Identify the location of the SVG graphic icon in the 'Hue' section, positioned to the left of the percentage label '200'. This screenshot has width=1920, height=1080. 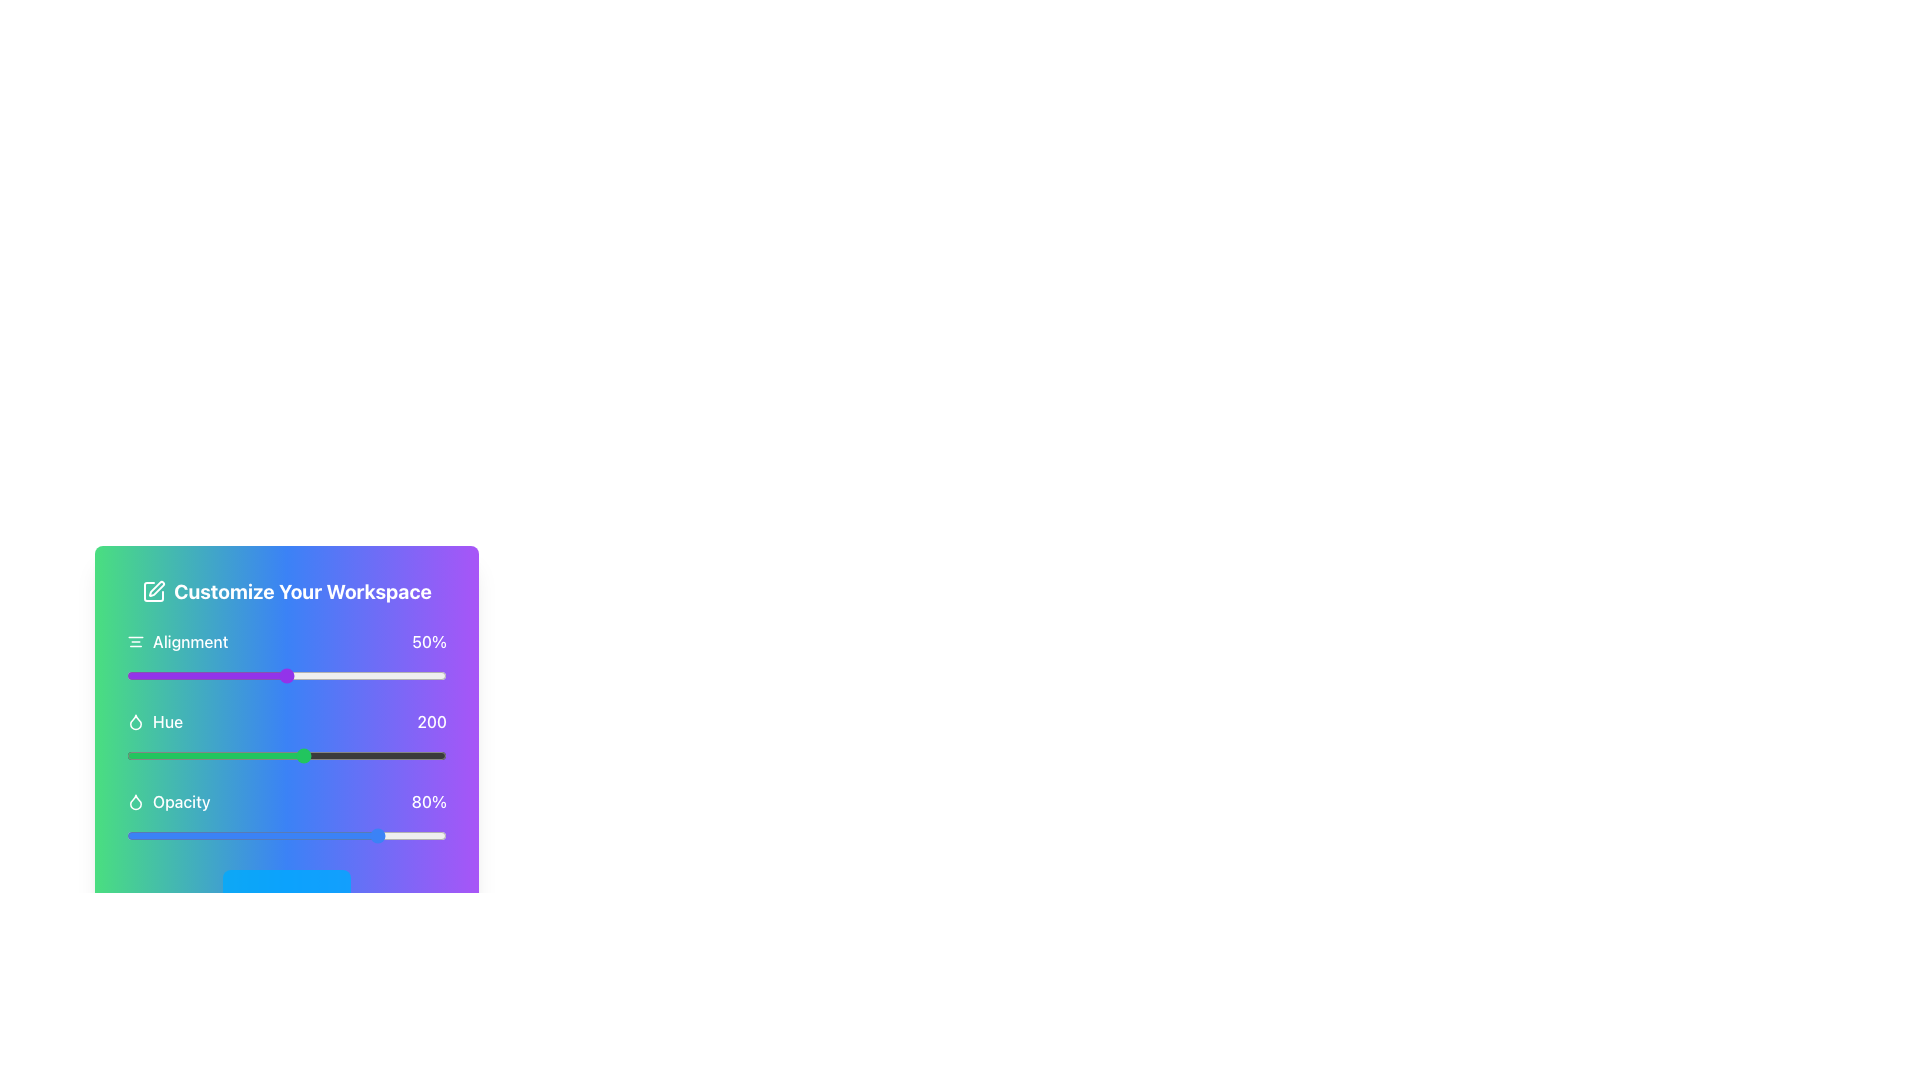
(134, 721).